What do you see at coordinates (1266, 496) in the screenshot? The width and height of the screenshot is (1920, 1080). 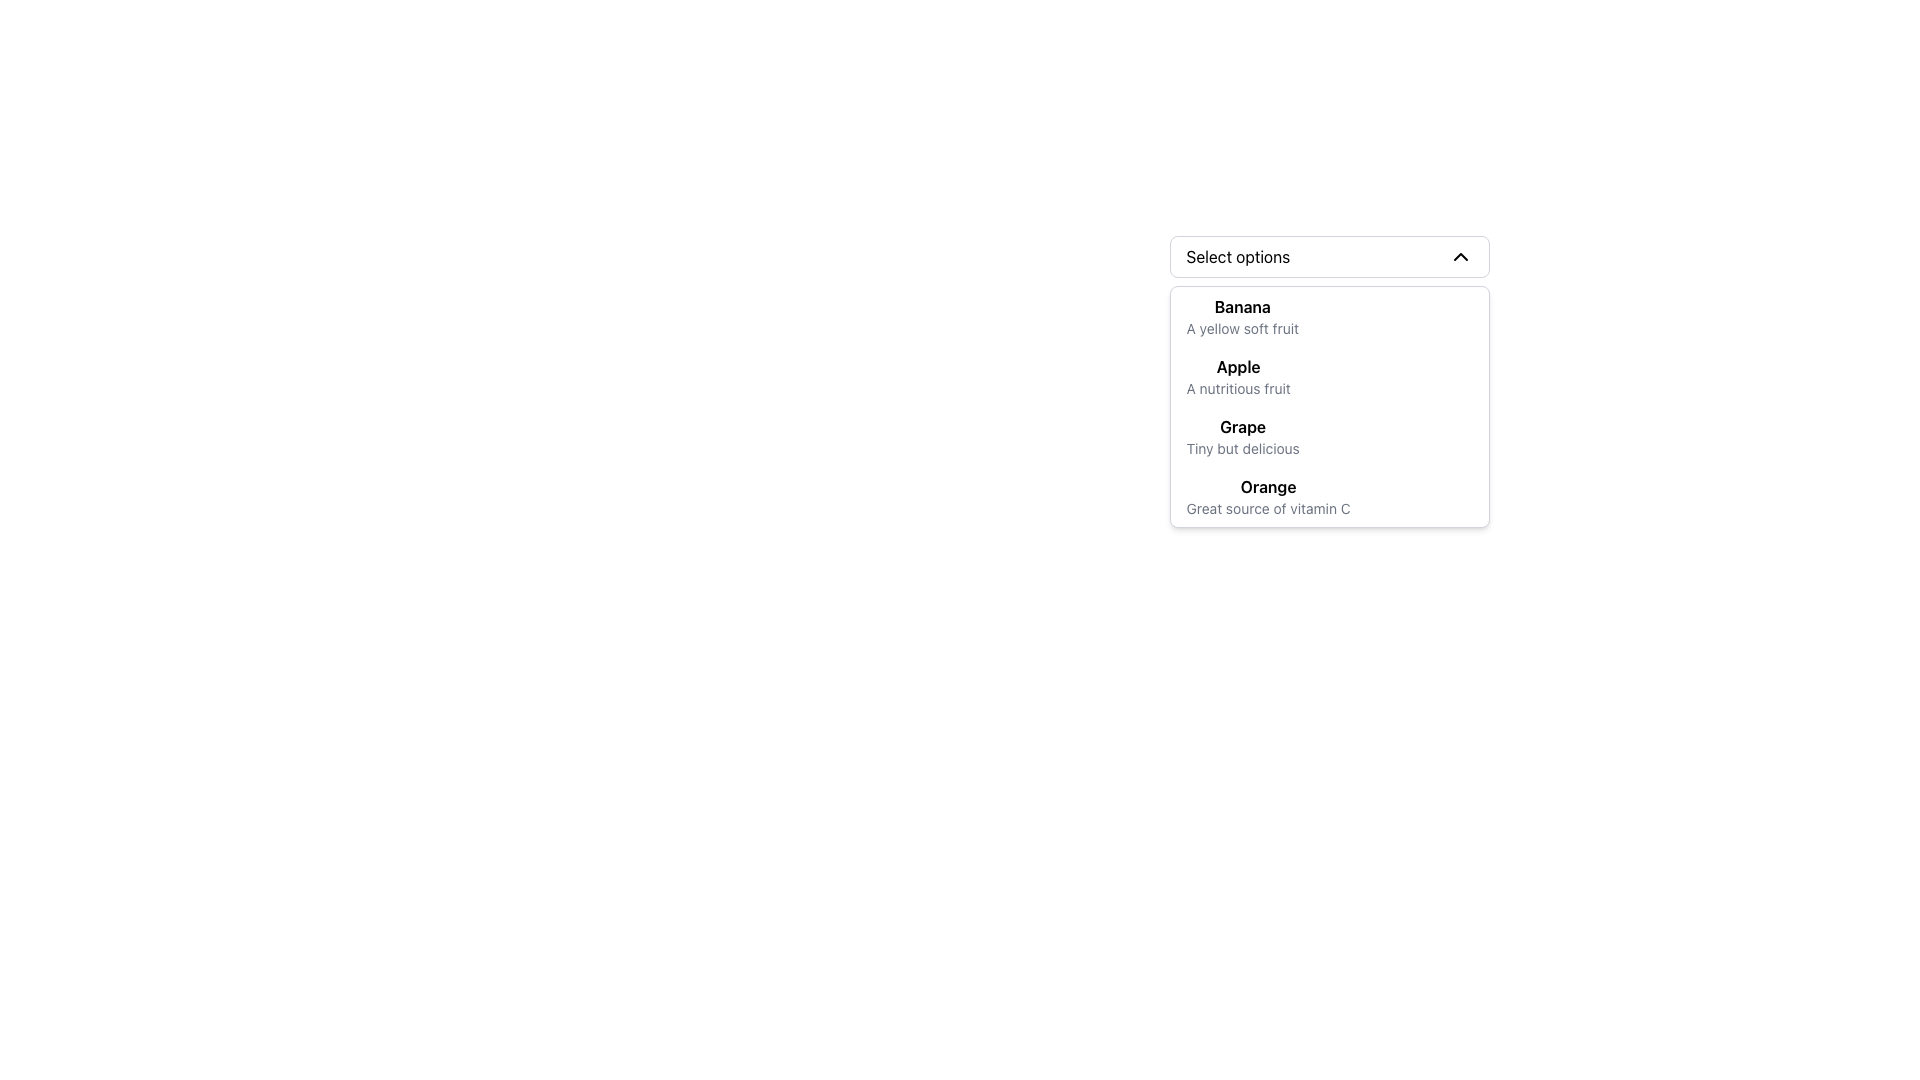 I see `the 'Orange' text block, which is the fourth option in the dropdown menu` at bounding box center [1266, 496].